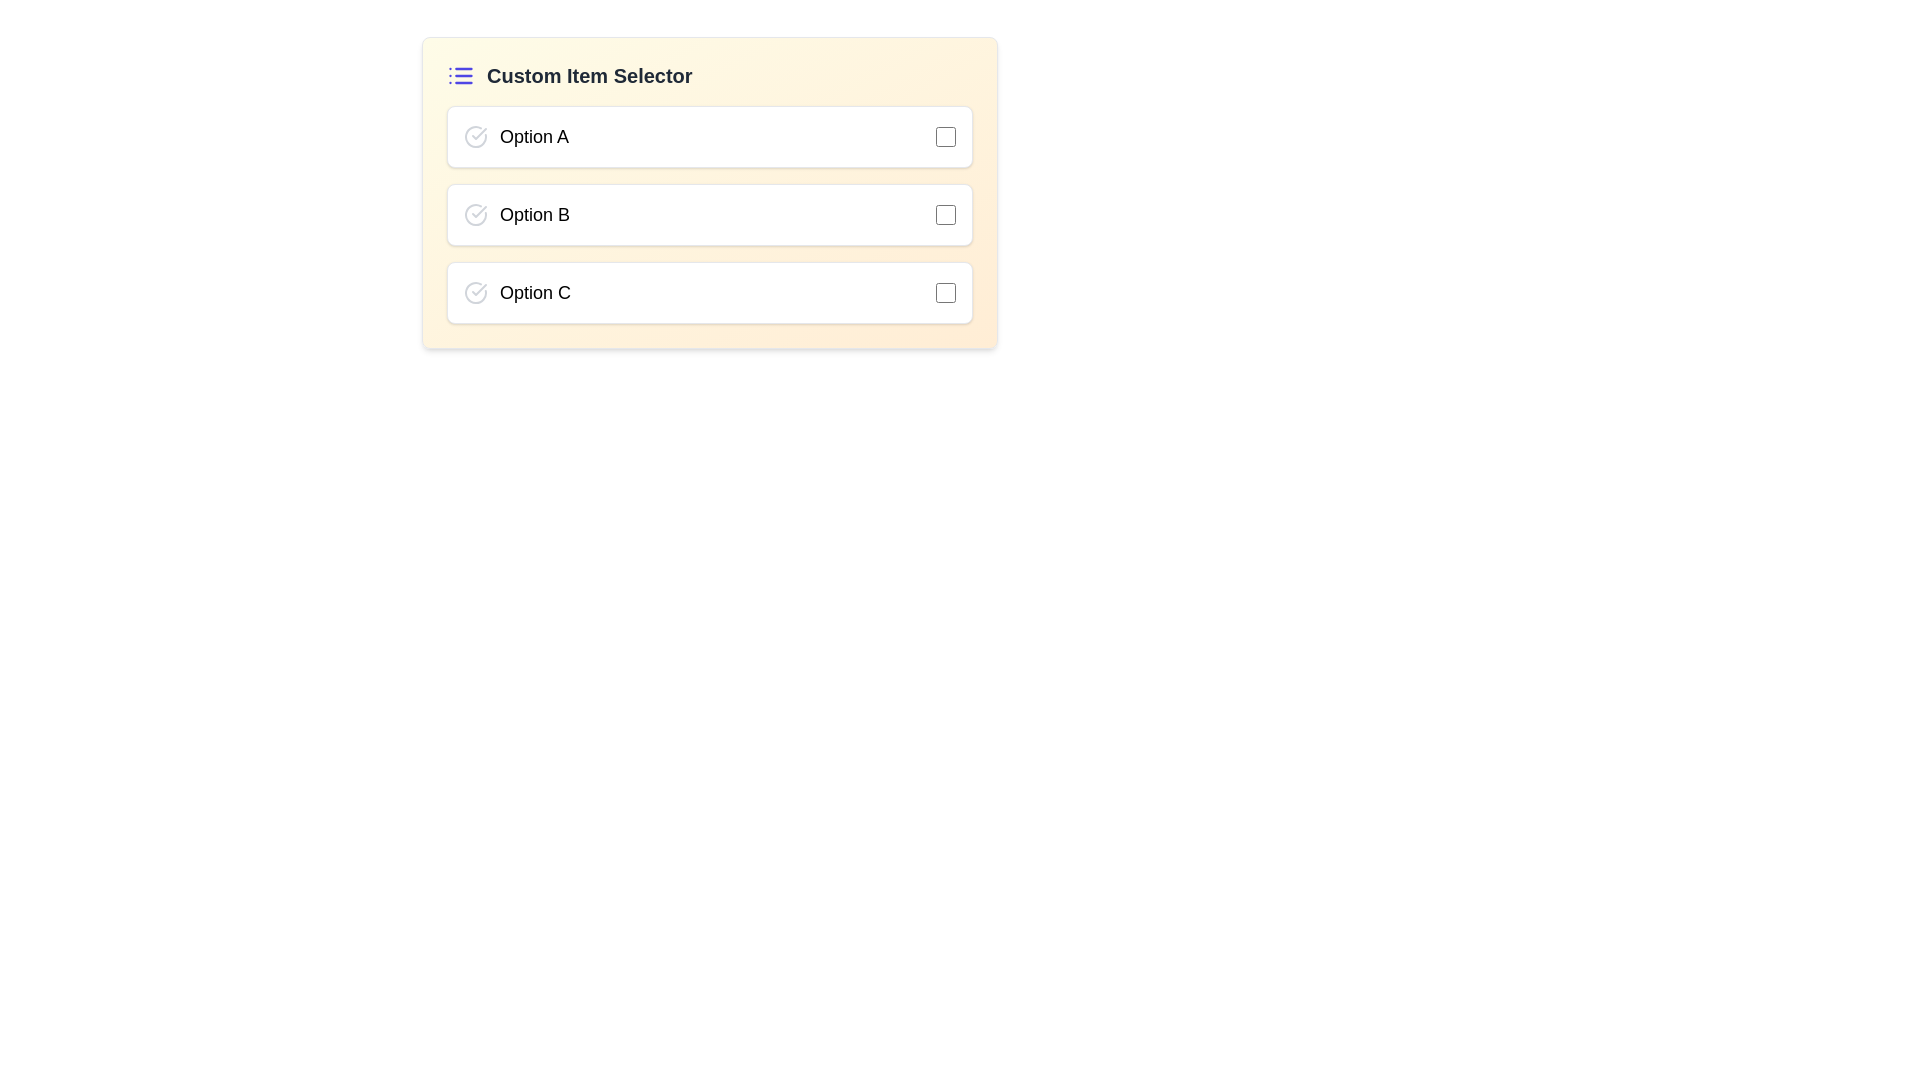 The width and height of the screenshot is (1920, 1080). What do you see at coordinates (459, 75) in the screenshot?
I see `the visual state of the indigo-colored list symbol icon located at the top-left corner of the 'Custom Item Selector' section, immediately to the left of the title text` at bounding box center [459, 75].